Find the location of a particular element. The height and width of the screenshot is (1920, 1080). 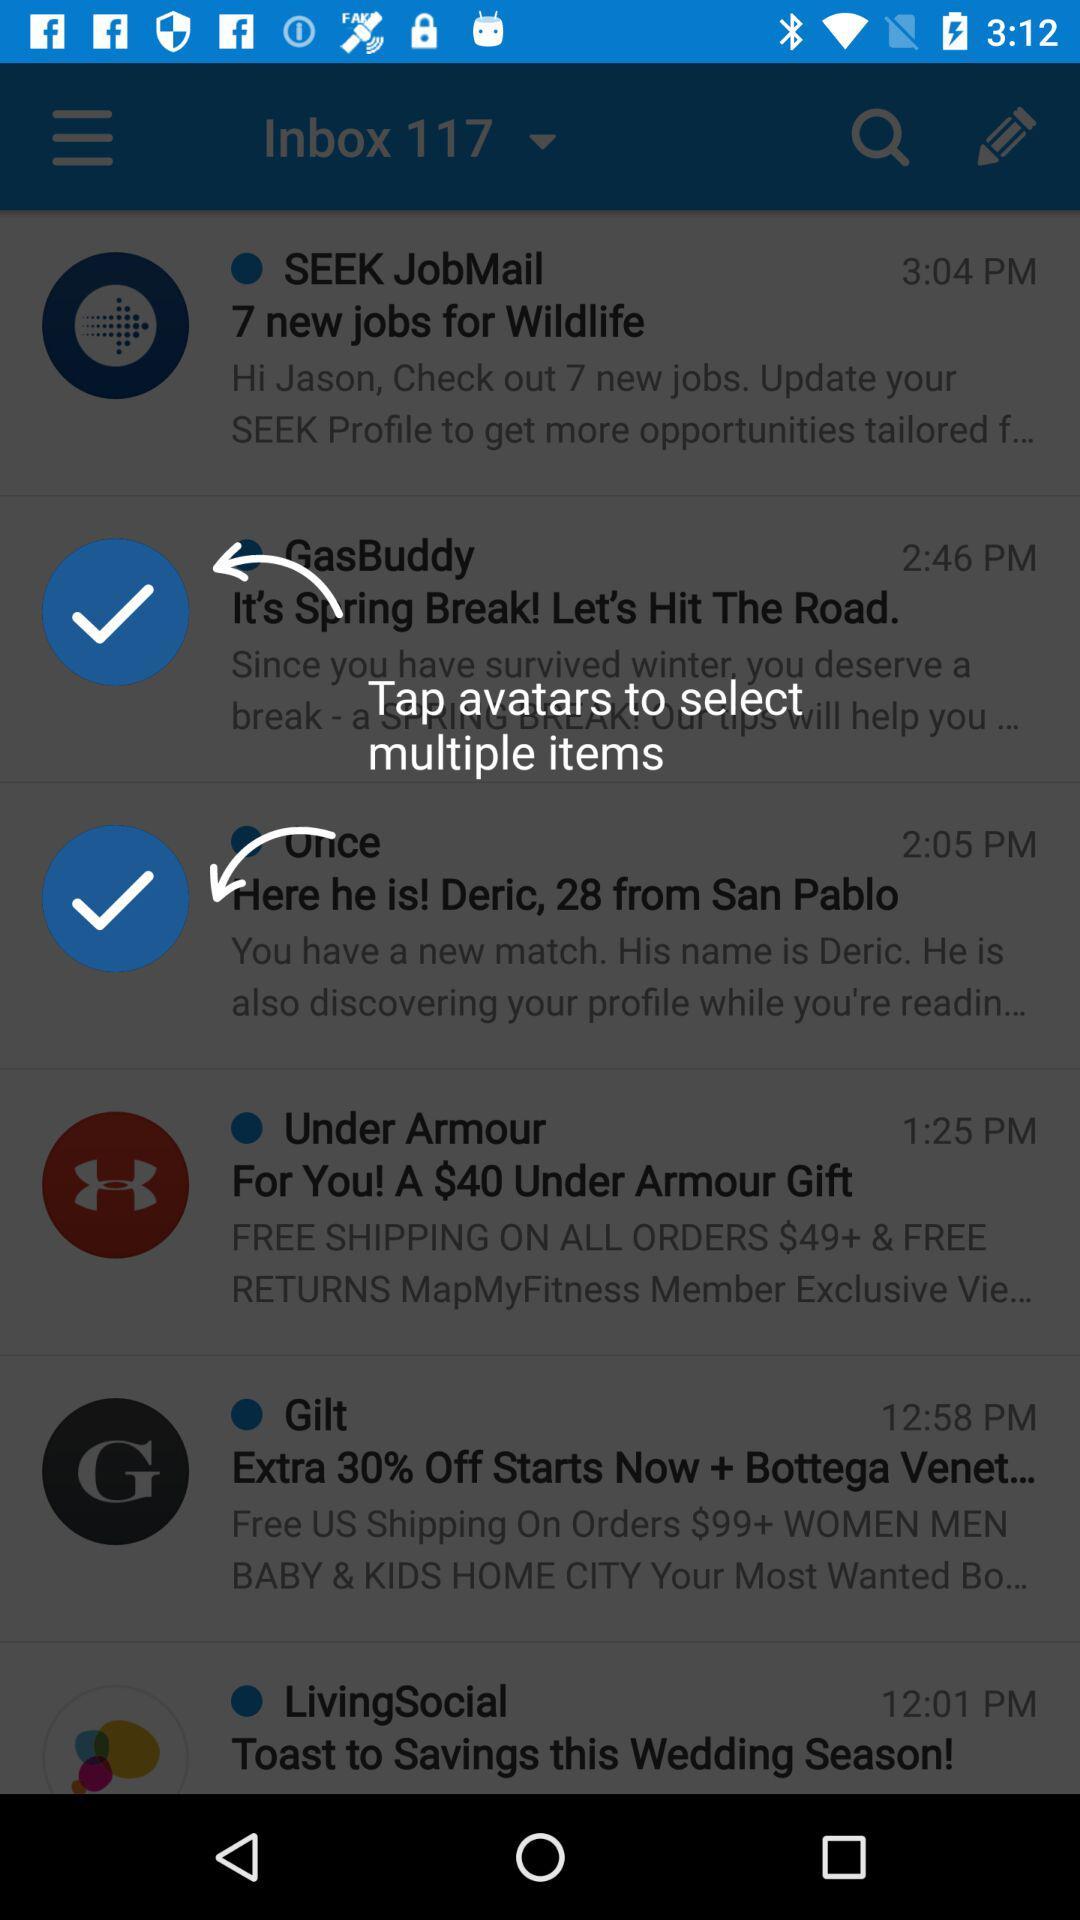

read message is located at coordinates (115, 1738).